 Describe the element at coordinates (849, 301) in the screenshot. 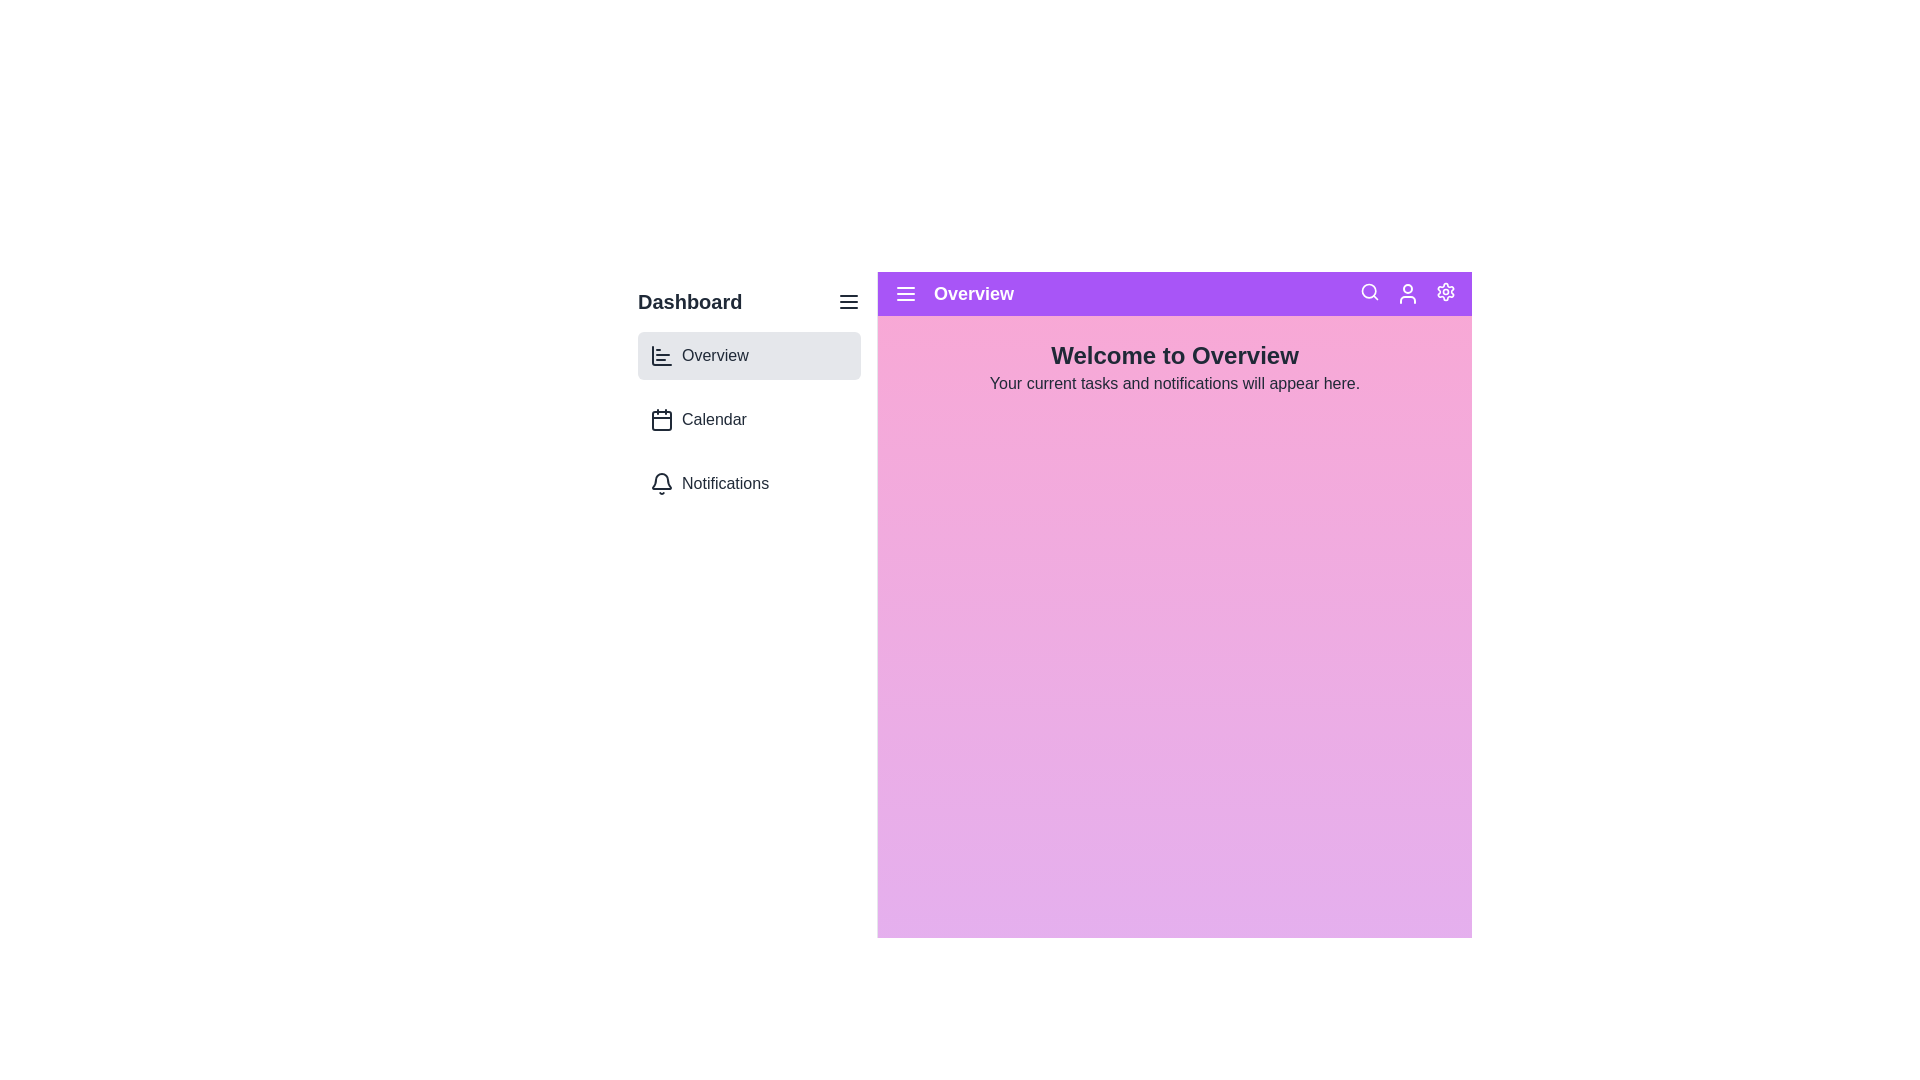

I see `the menu icon in the header to toggle the sidebar visibility` at that location.